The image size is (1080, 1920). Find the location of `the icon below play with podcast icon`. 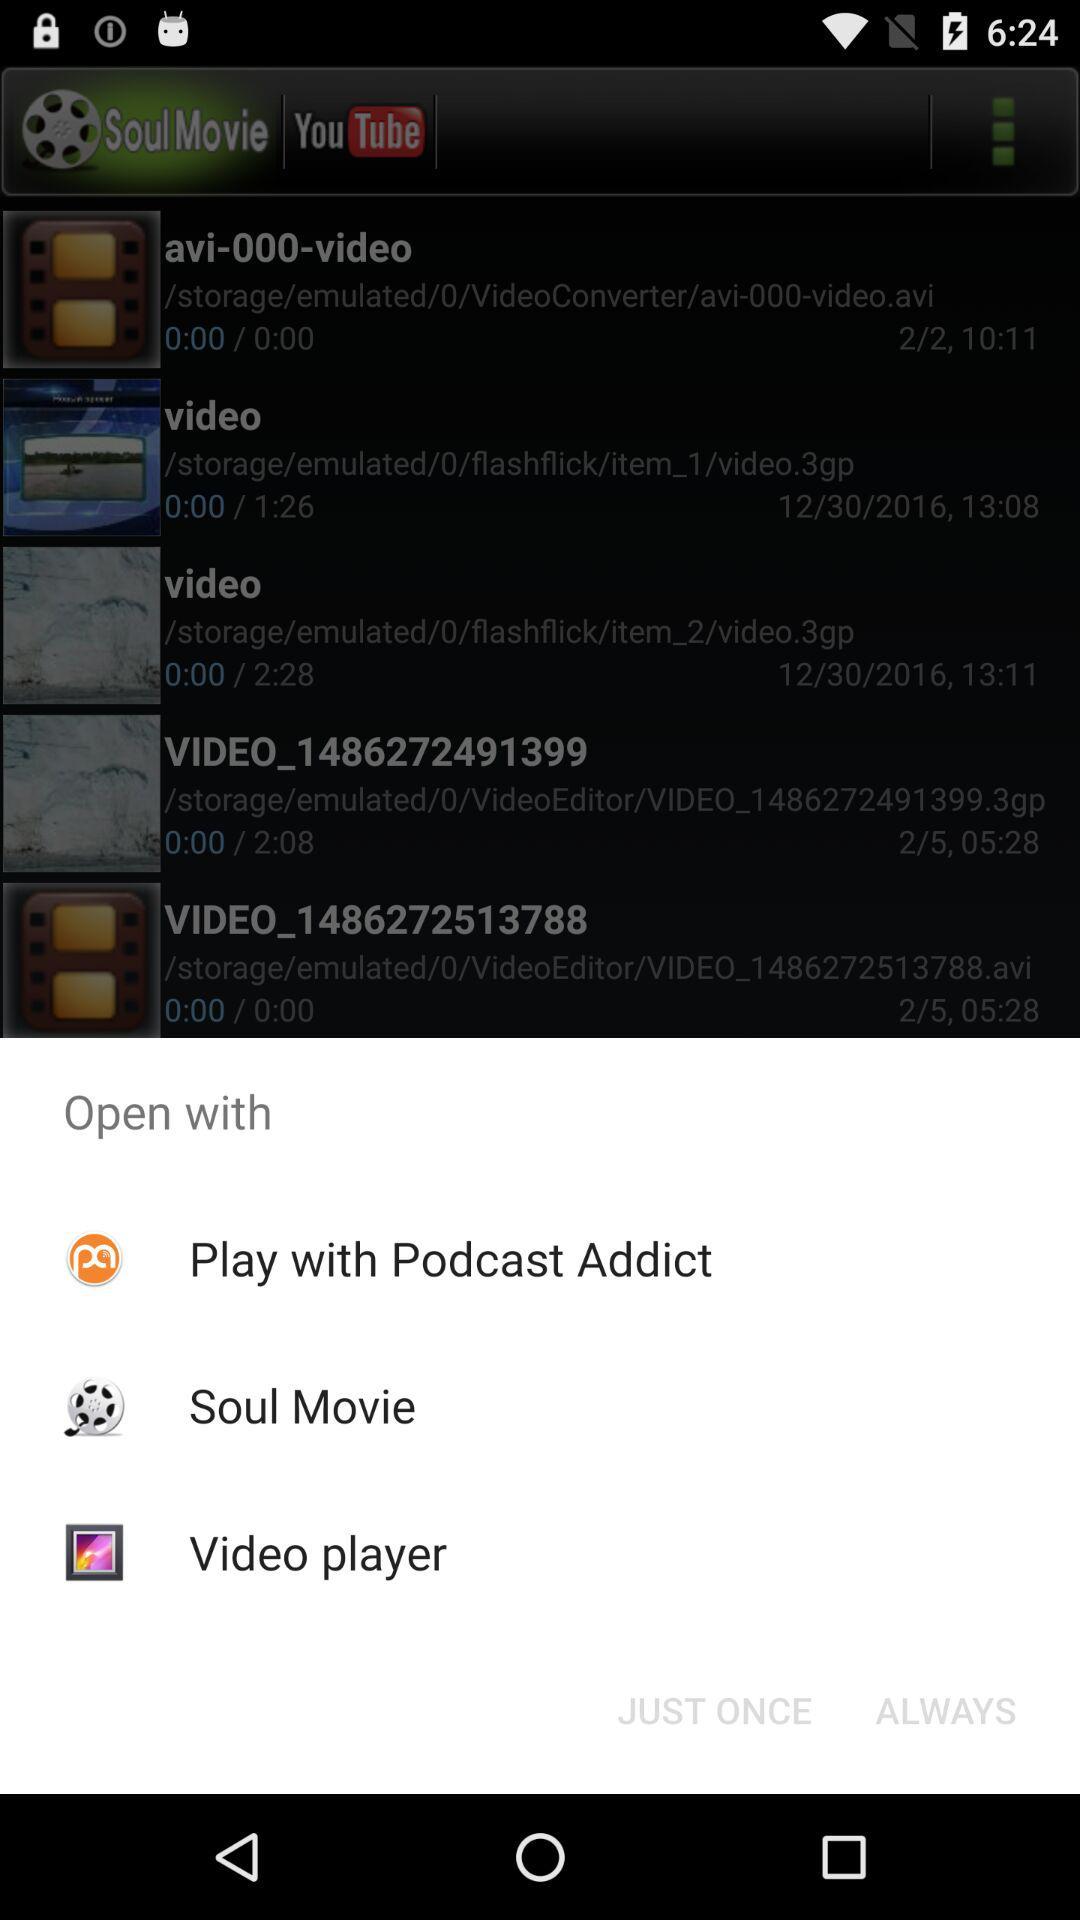

the icon below play with podcast icon is located at coordinates (302, 1404).